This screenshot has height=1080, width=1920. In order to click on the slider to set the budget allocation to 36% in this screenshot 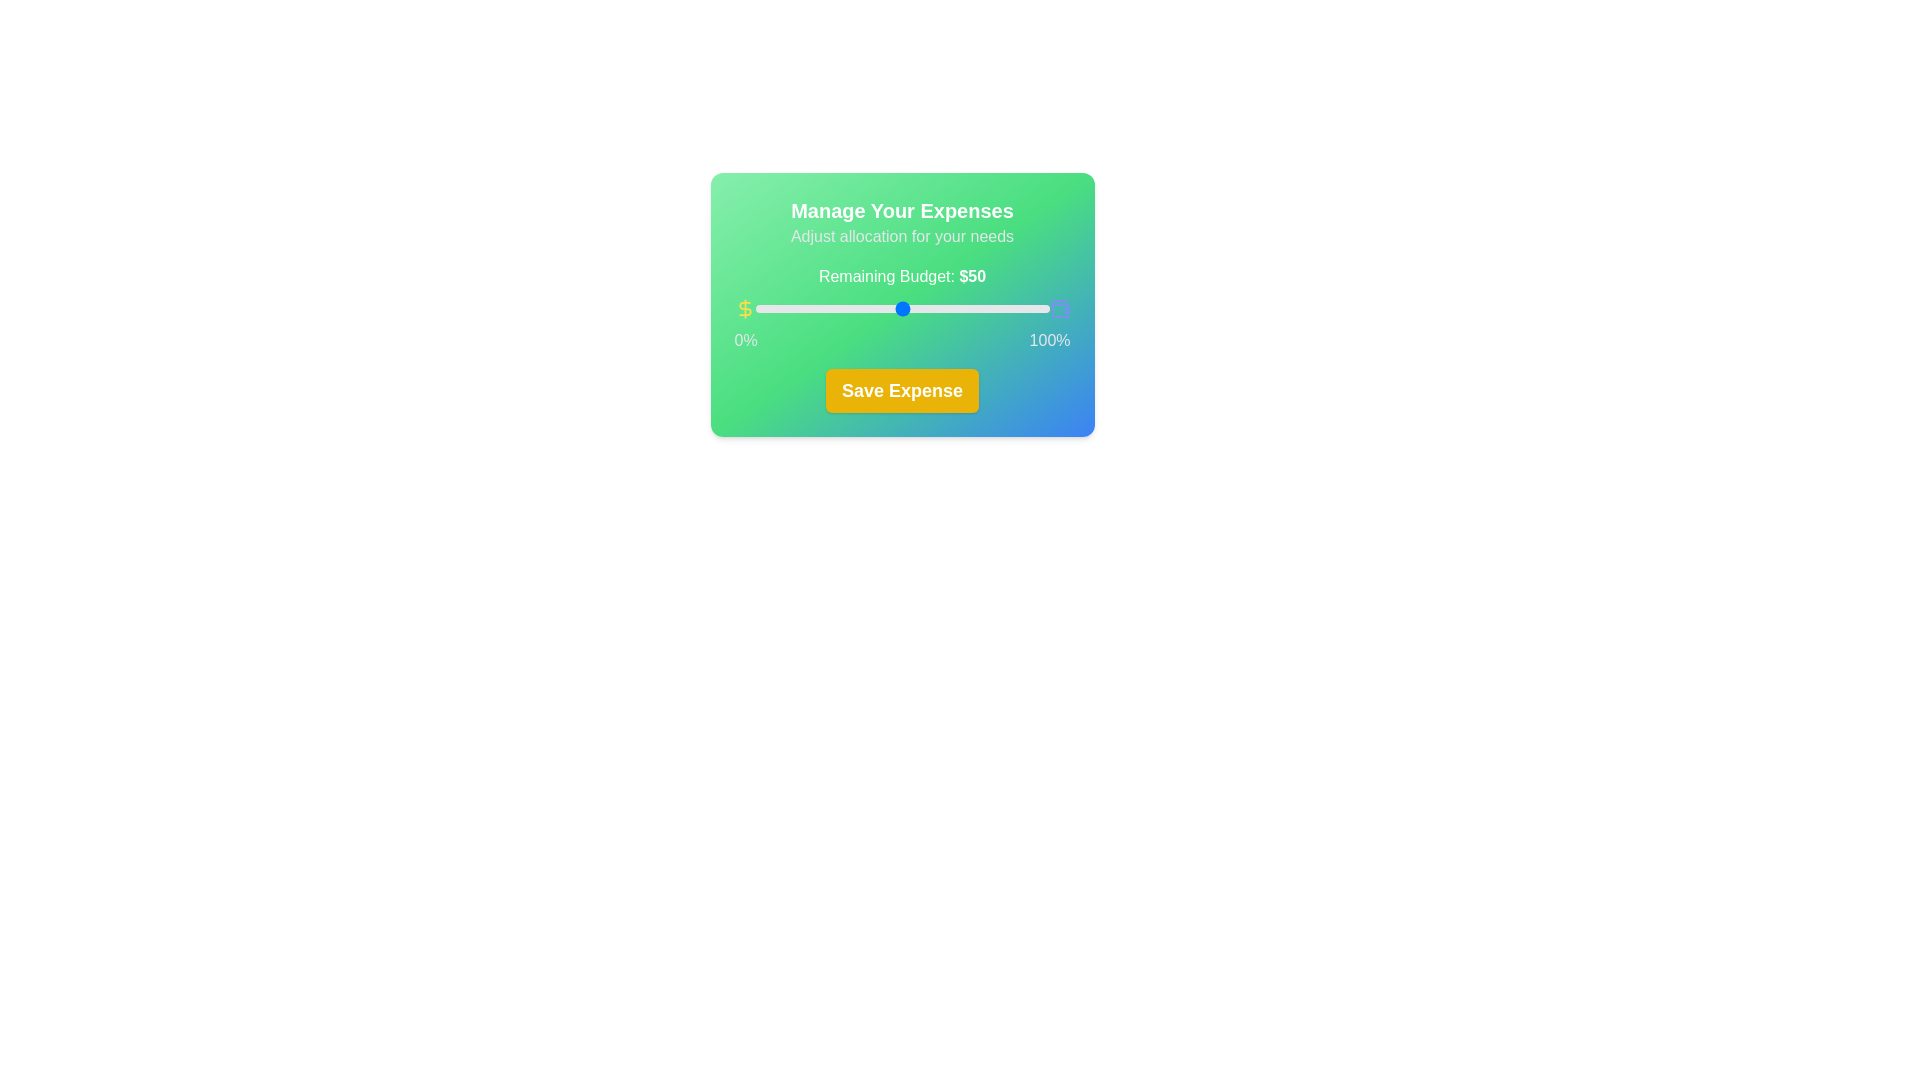, I will do `click(861, 308)`.